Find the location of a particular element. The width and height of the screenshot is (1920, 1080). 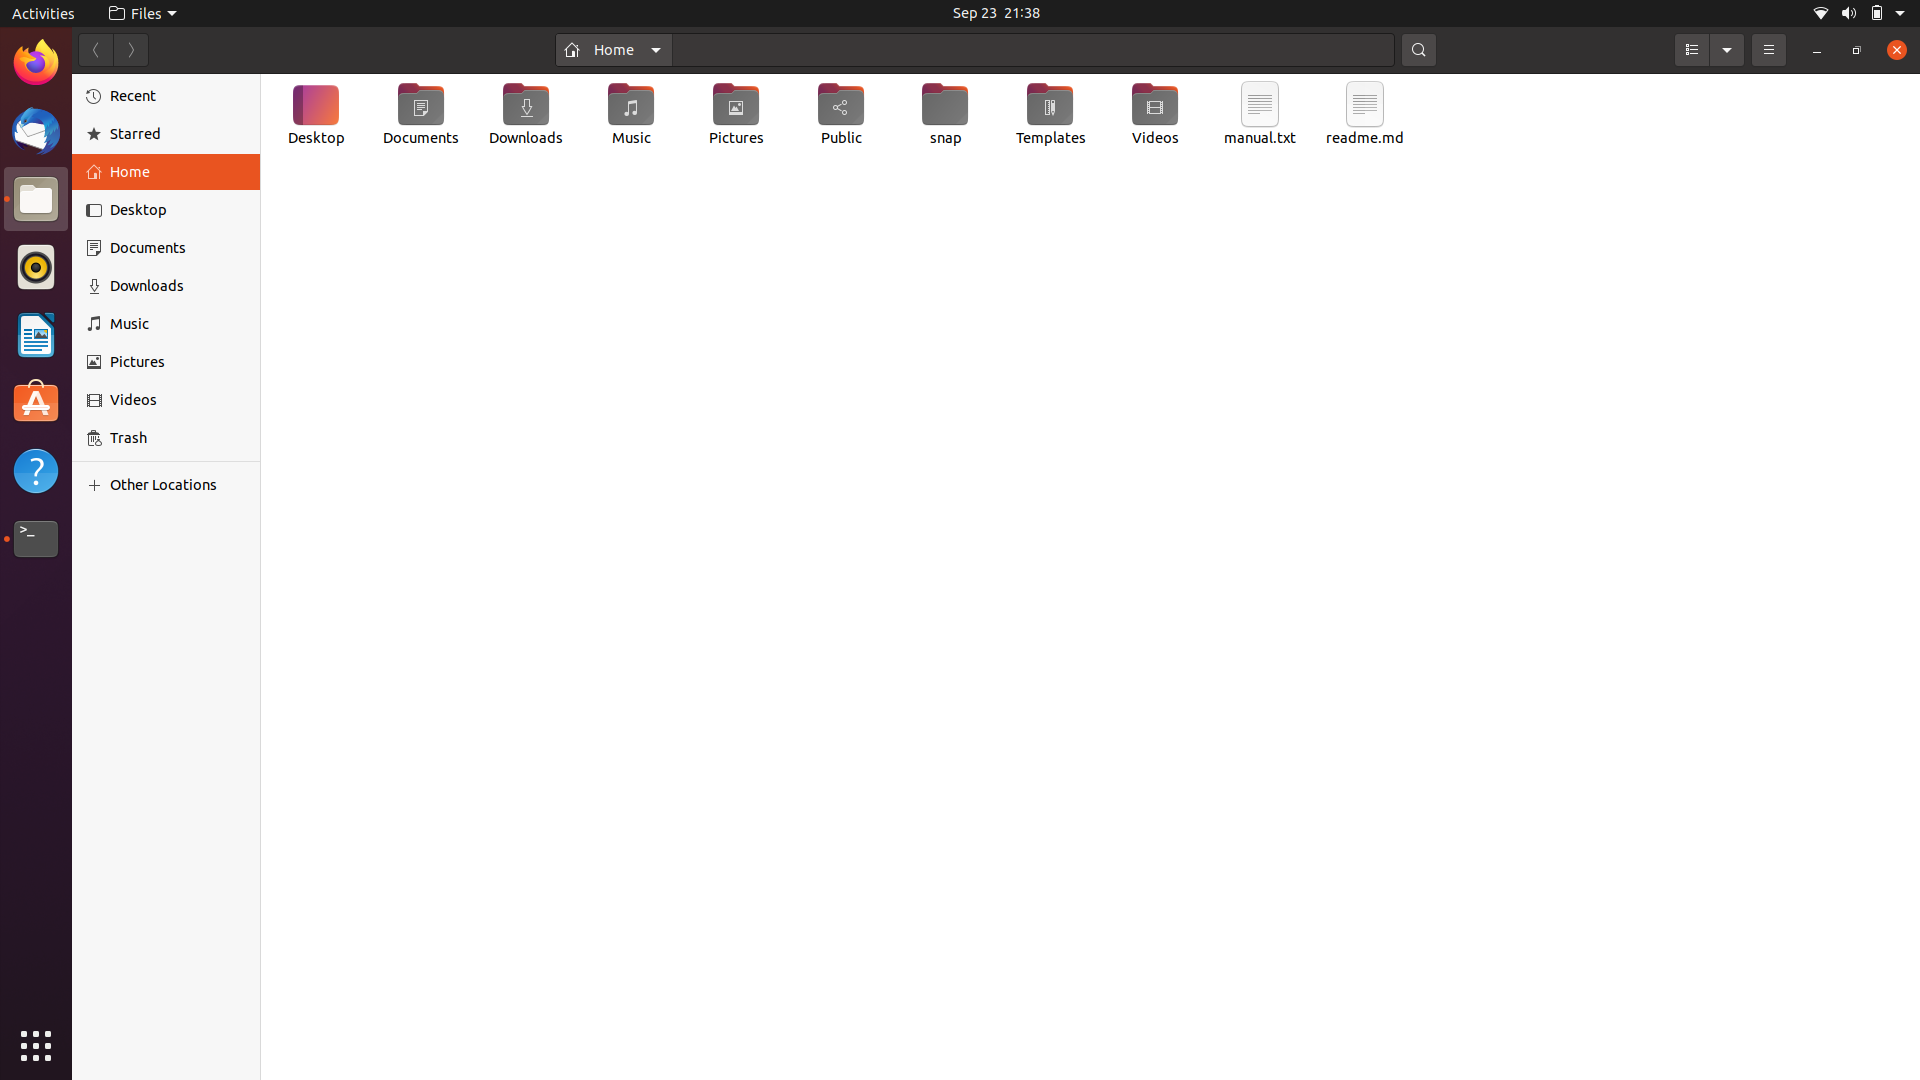

Build a new text document in your Download directory using a python-based automation script is located at coordinates (527, 116).